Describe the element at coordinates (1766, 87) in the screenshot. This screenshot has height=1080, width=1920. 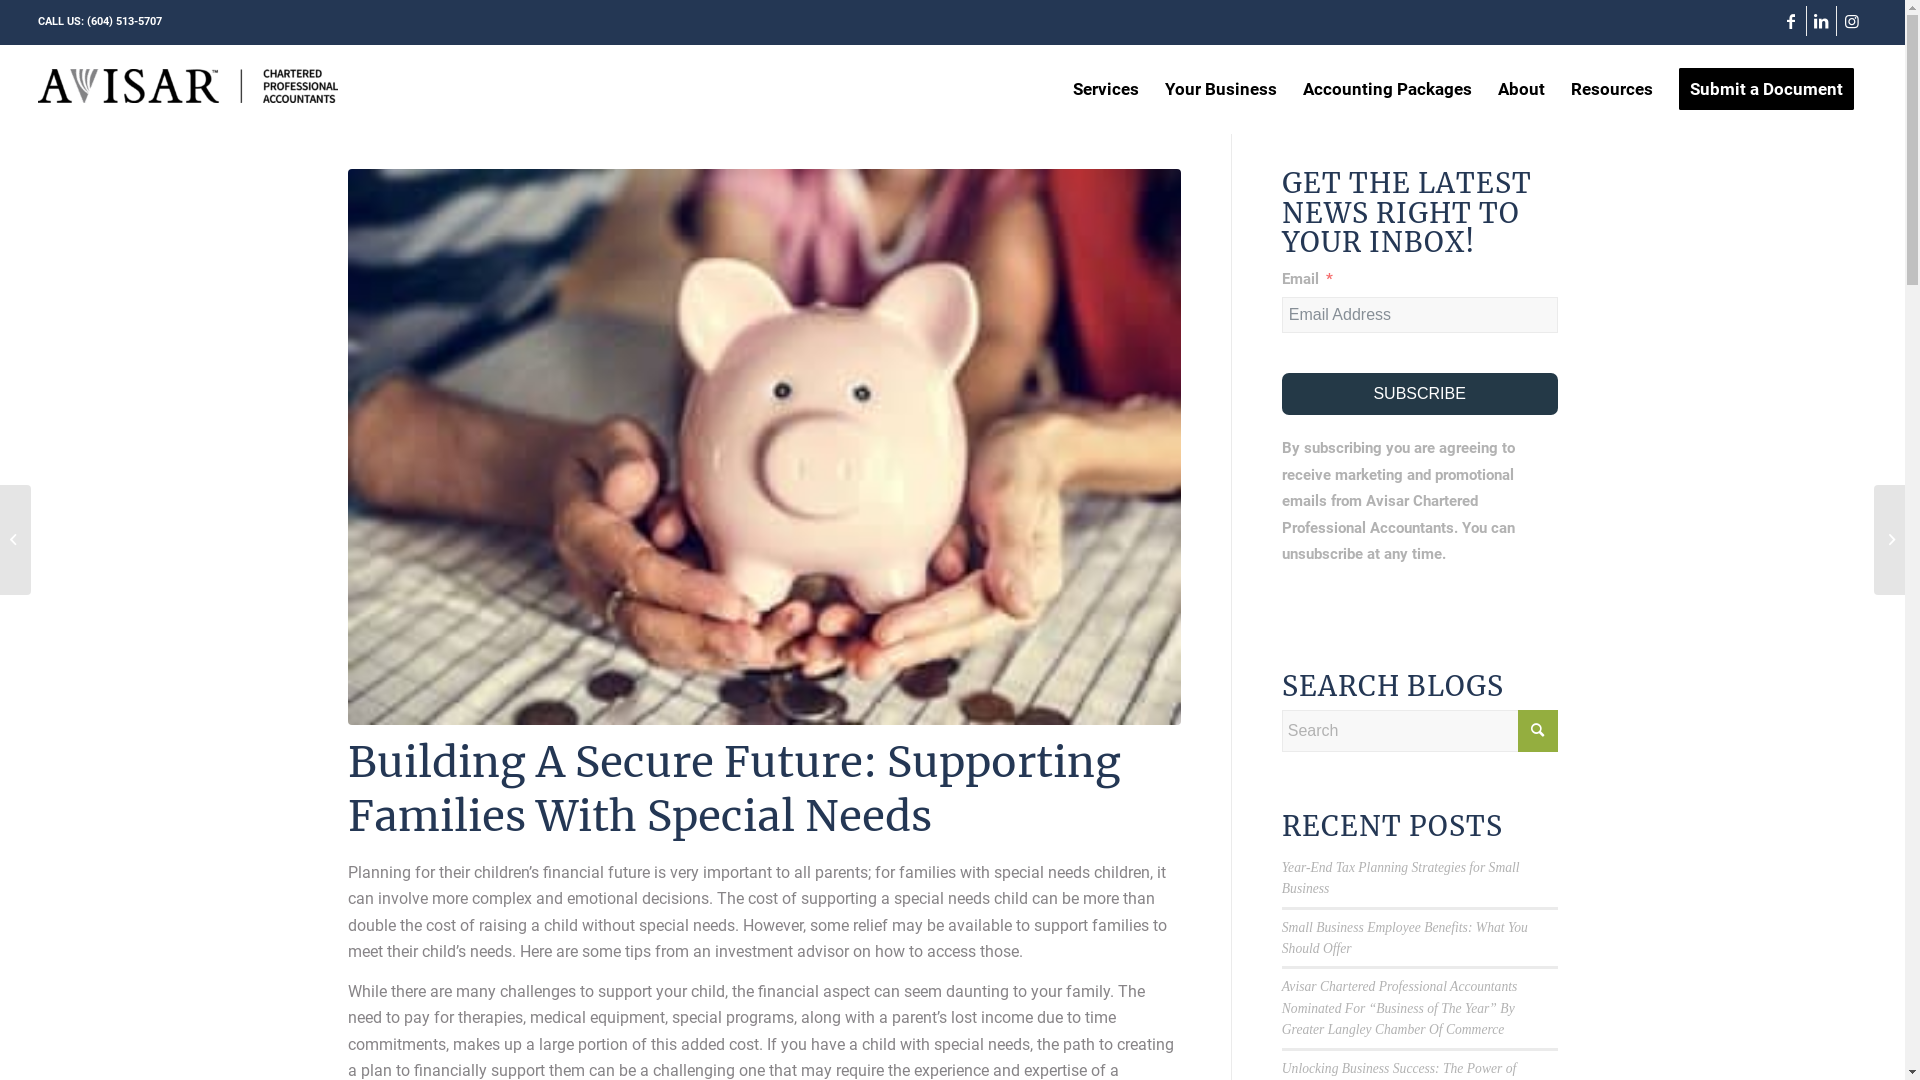
I see `'Submit a Document'` at that location.